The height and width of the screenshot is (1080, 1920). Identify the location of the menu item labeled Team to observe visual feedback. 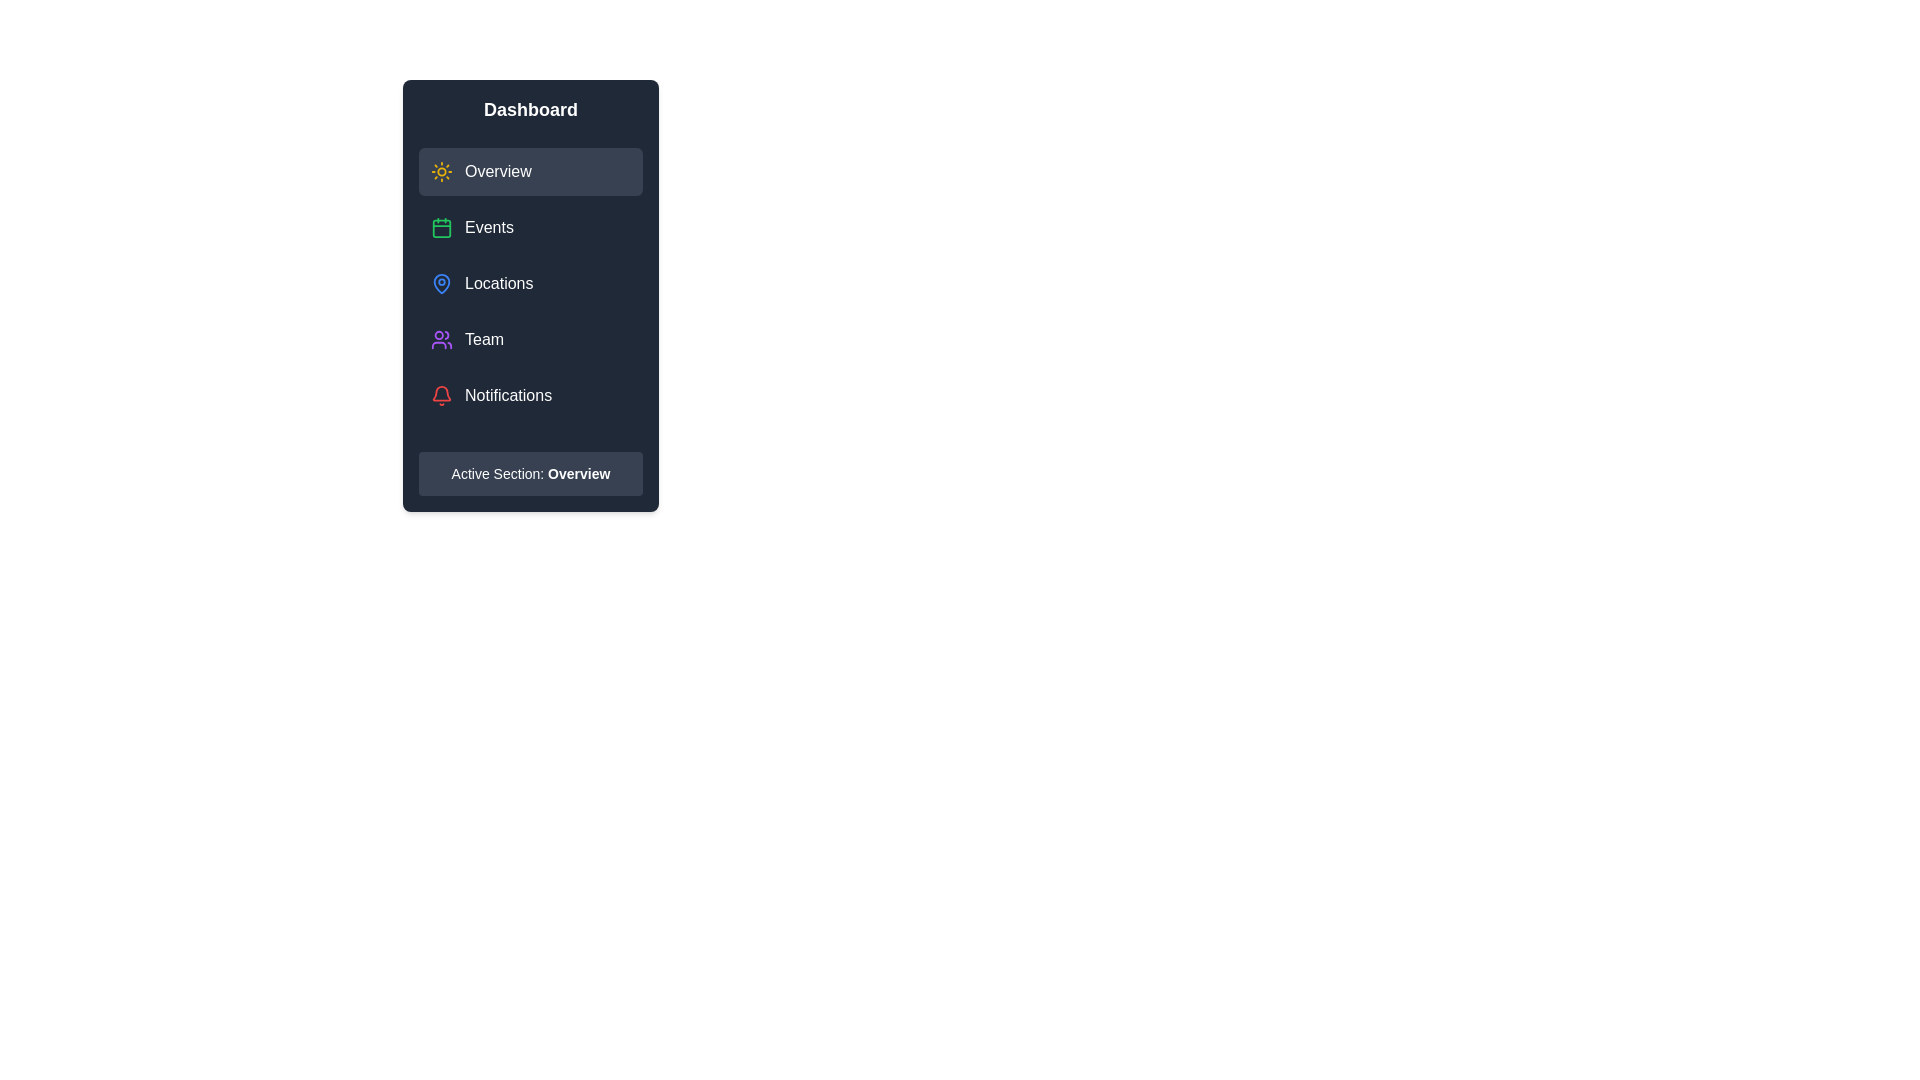
(531, 338).